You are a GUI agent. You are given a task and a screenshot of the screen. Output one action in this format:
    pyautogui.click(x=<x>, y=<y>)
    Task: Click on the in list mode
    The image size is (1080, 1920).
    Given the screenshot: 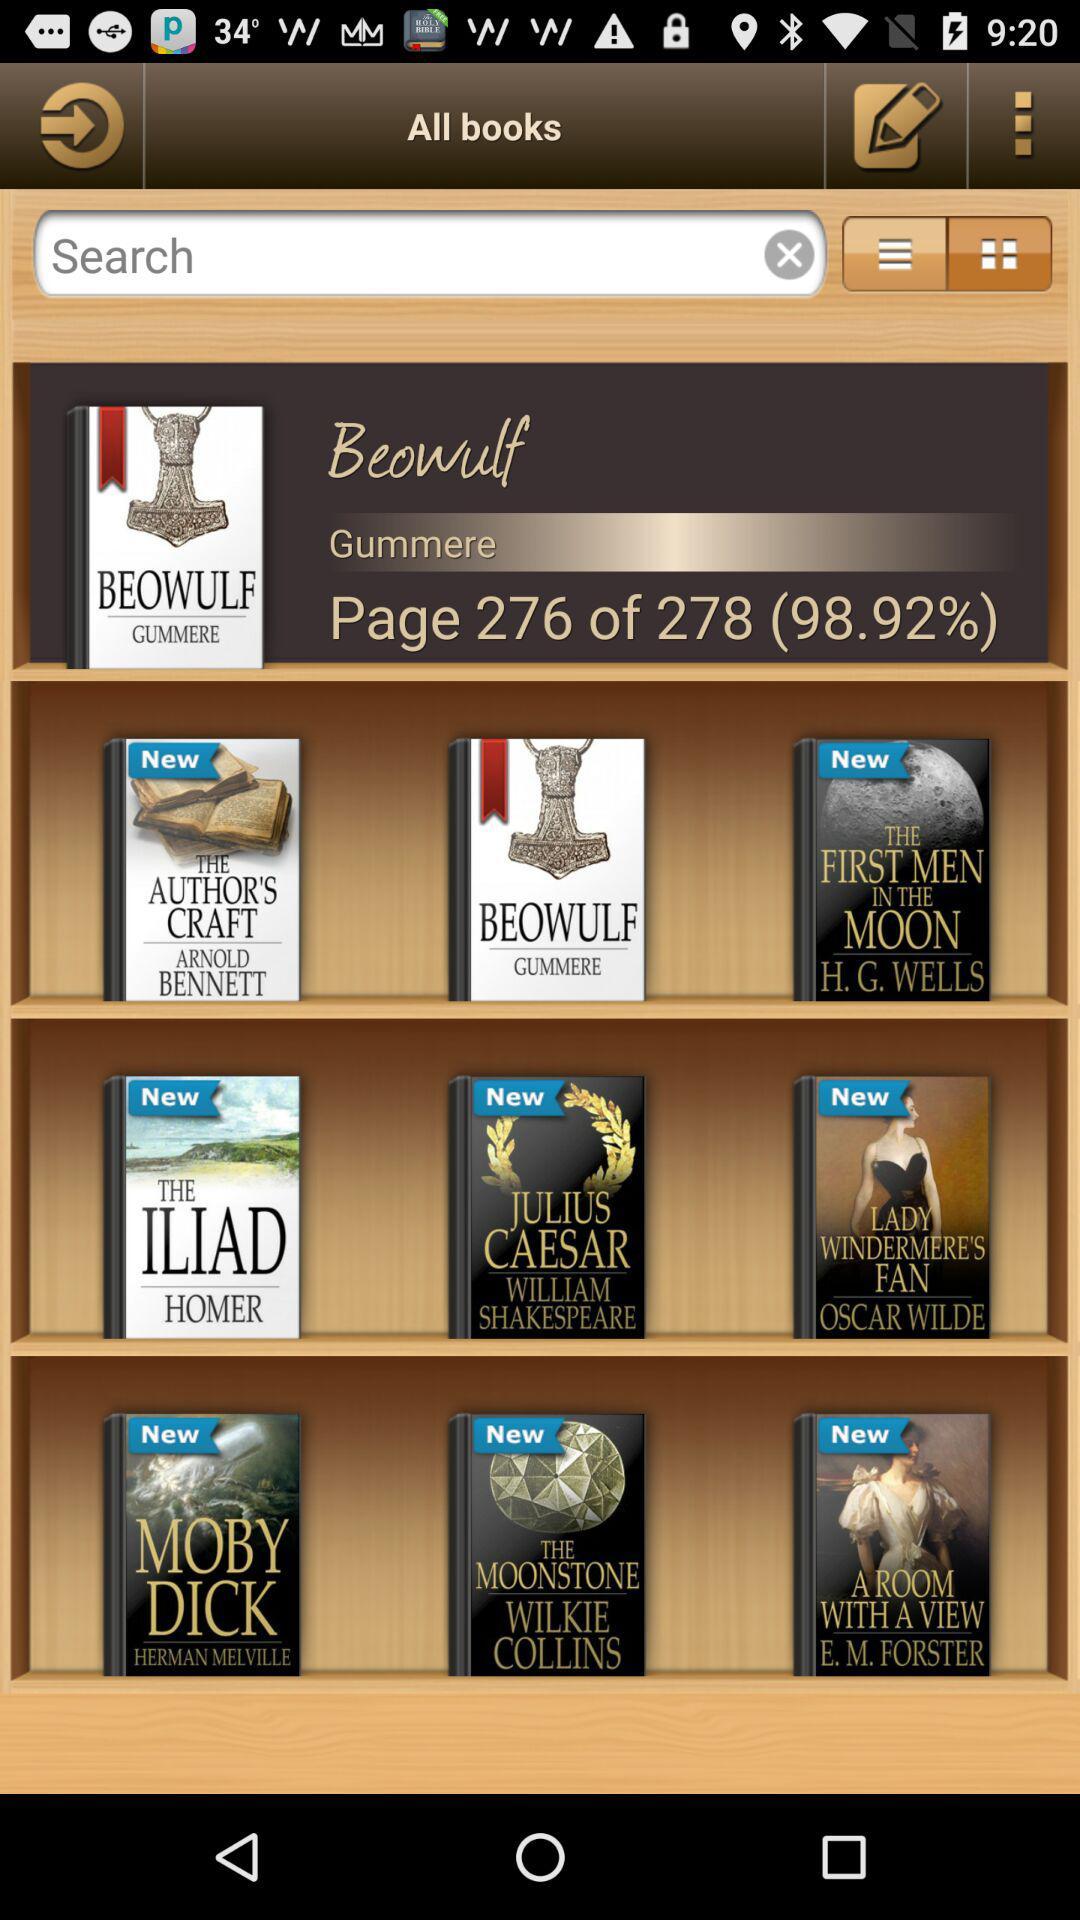 What is the action you would take?
    pyautogui.click(x=893, y=253)
    